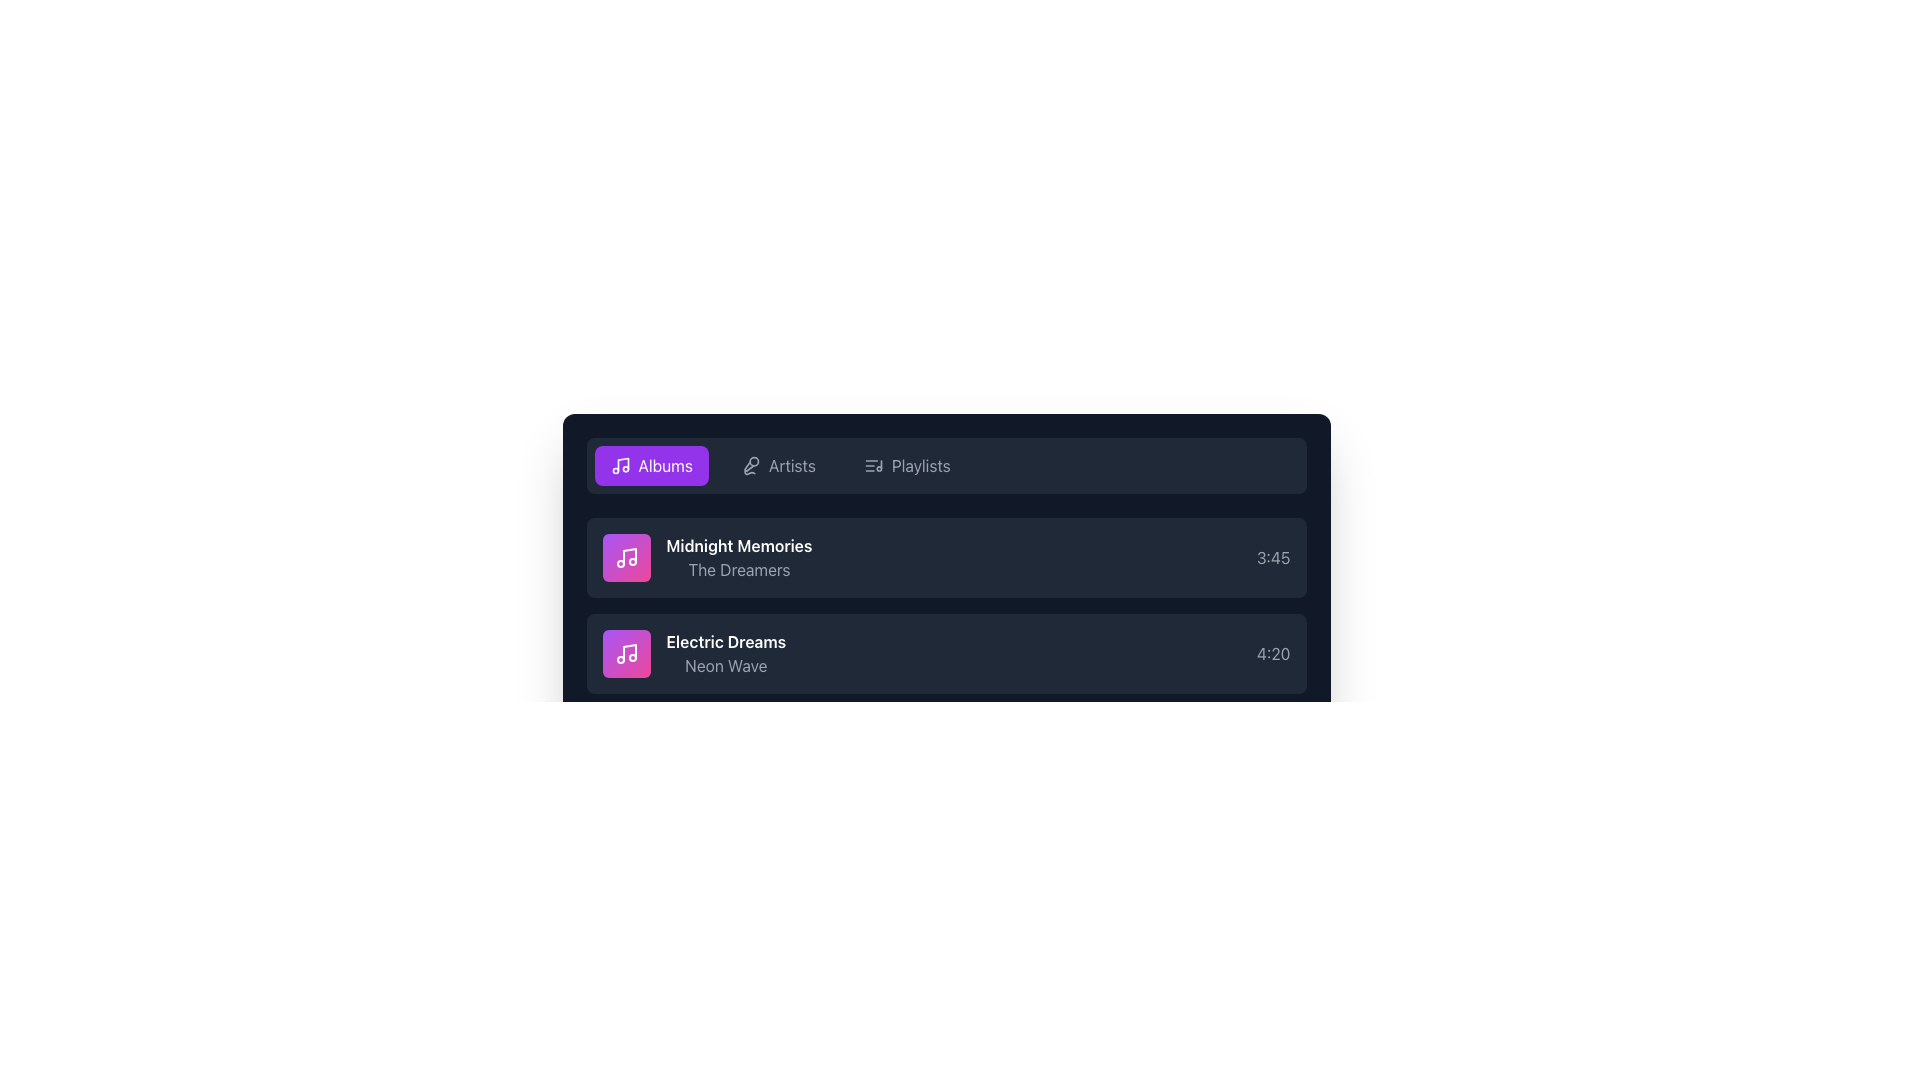 The width and height of the screenshot is (1920, 1080). What do you see at coordinates (707, 558) in the screenshot?
I see `the 'Midnight Memories' text description component` at bounding box center [707, 558].